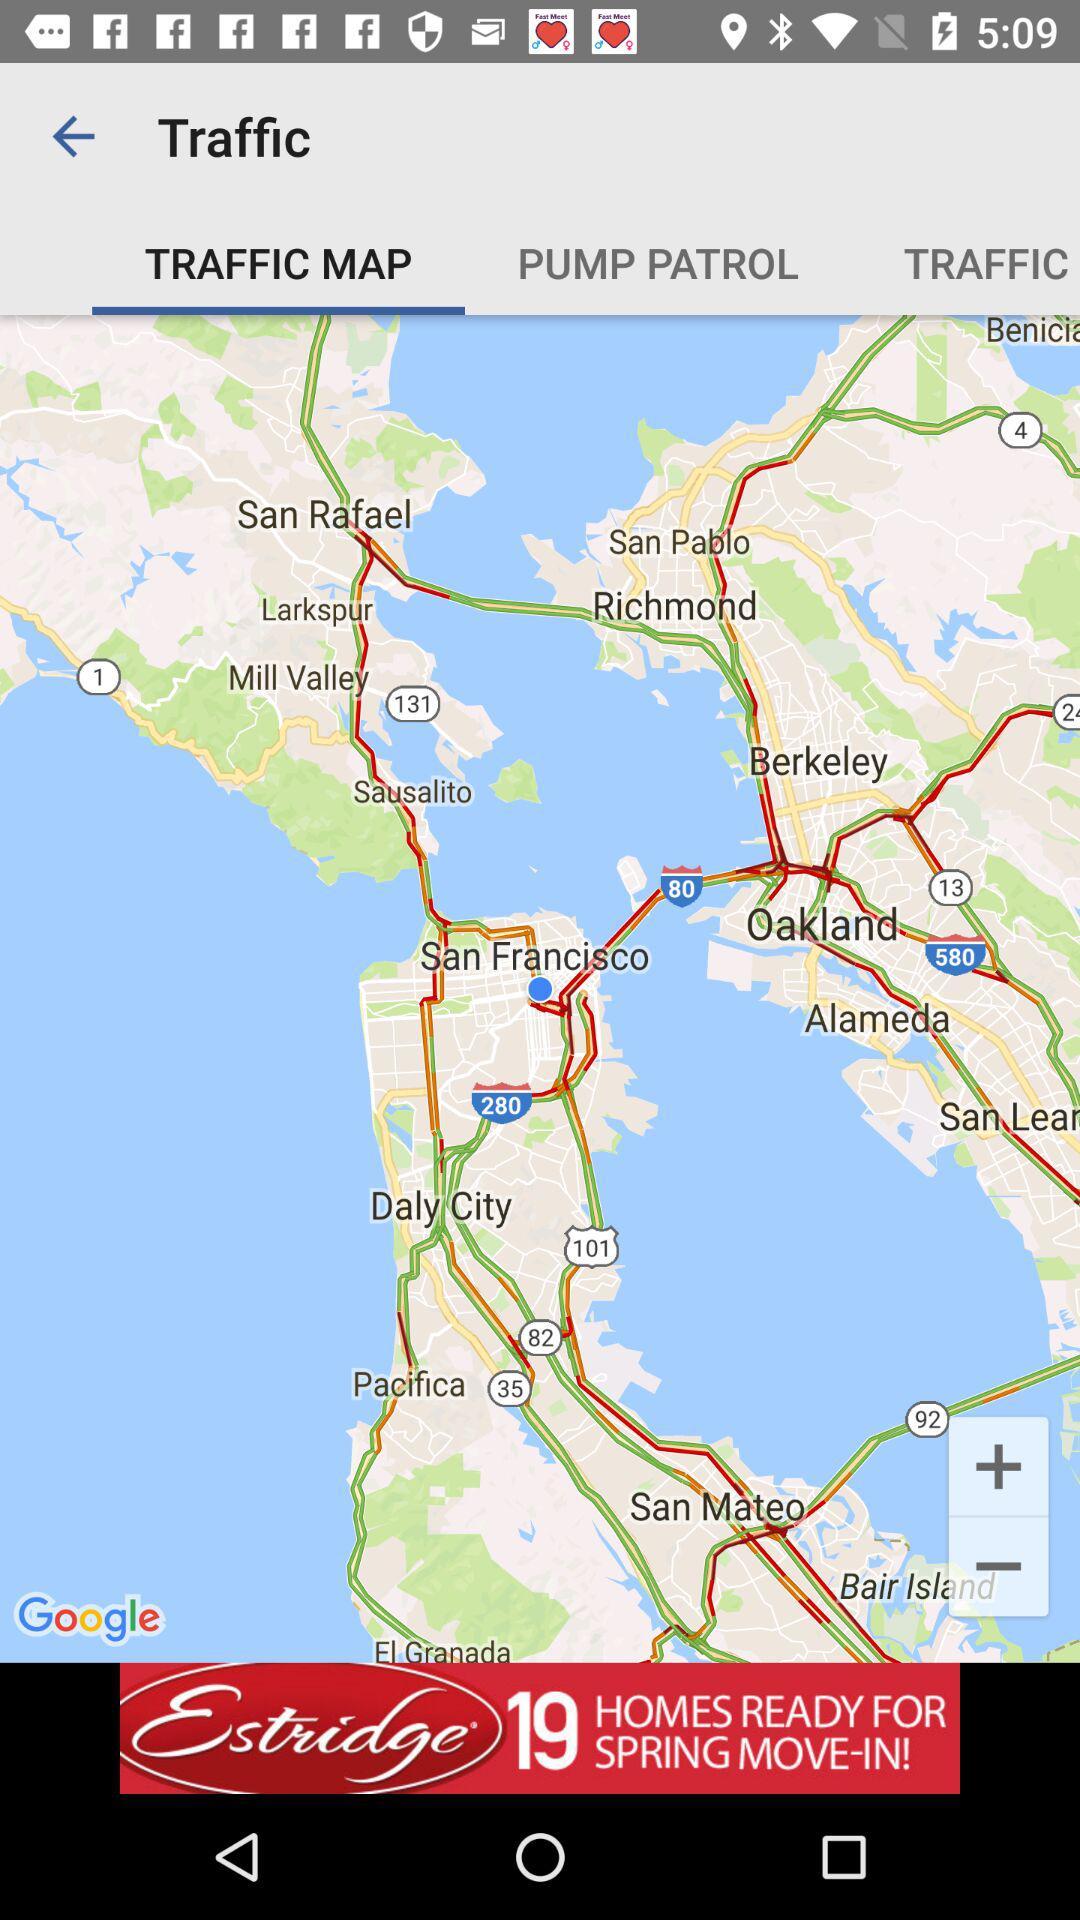 Image resolution: width=1080 pixels, height=1920 pixels. What do you see at coordinates (540, 1727) in the screenshot?
I see `see adds` at bounding box center [540, 1727].